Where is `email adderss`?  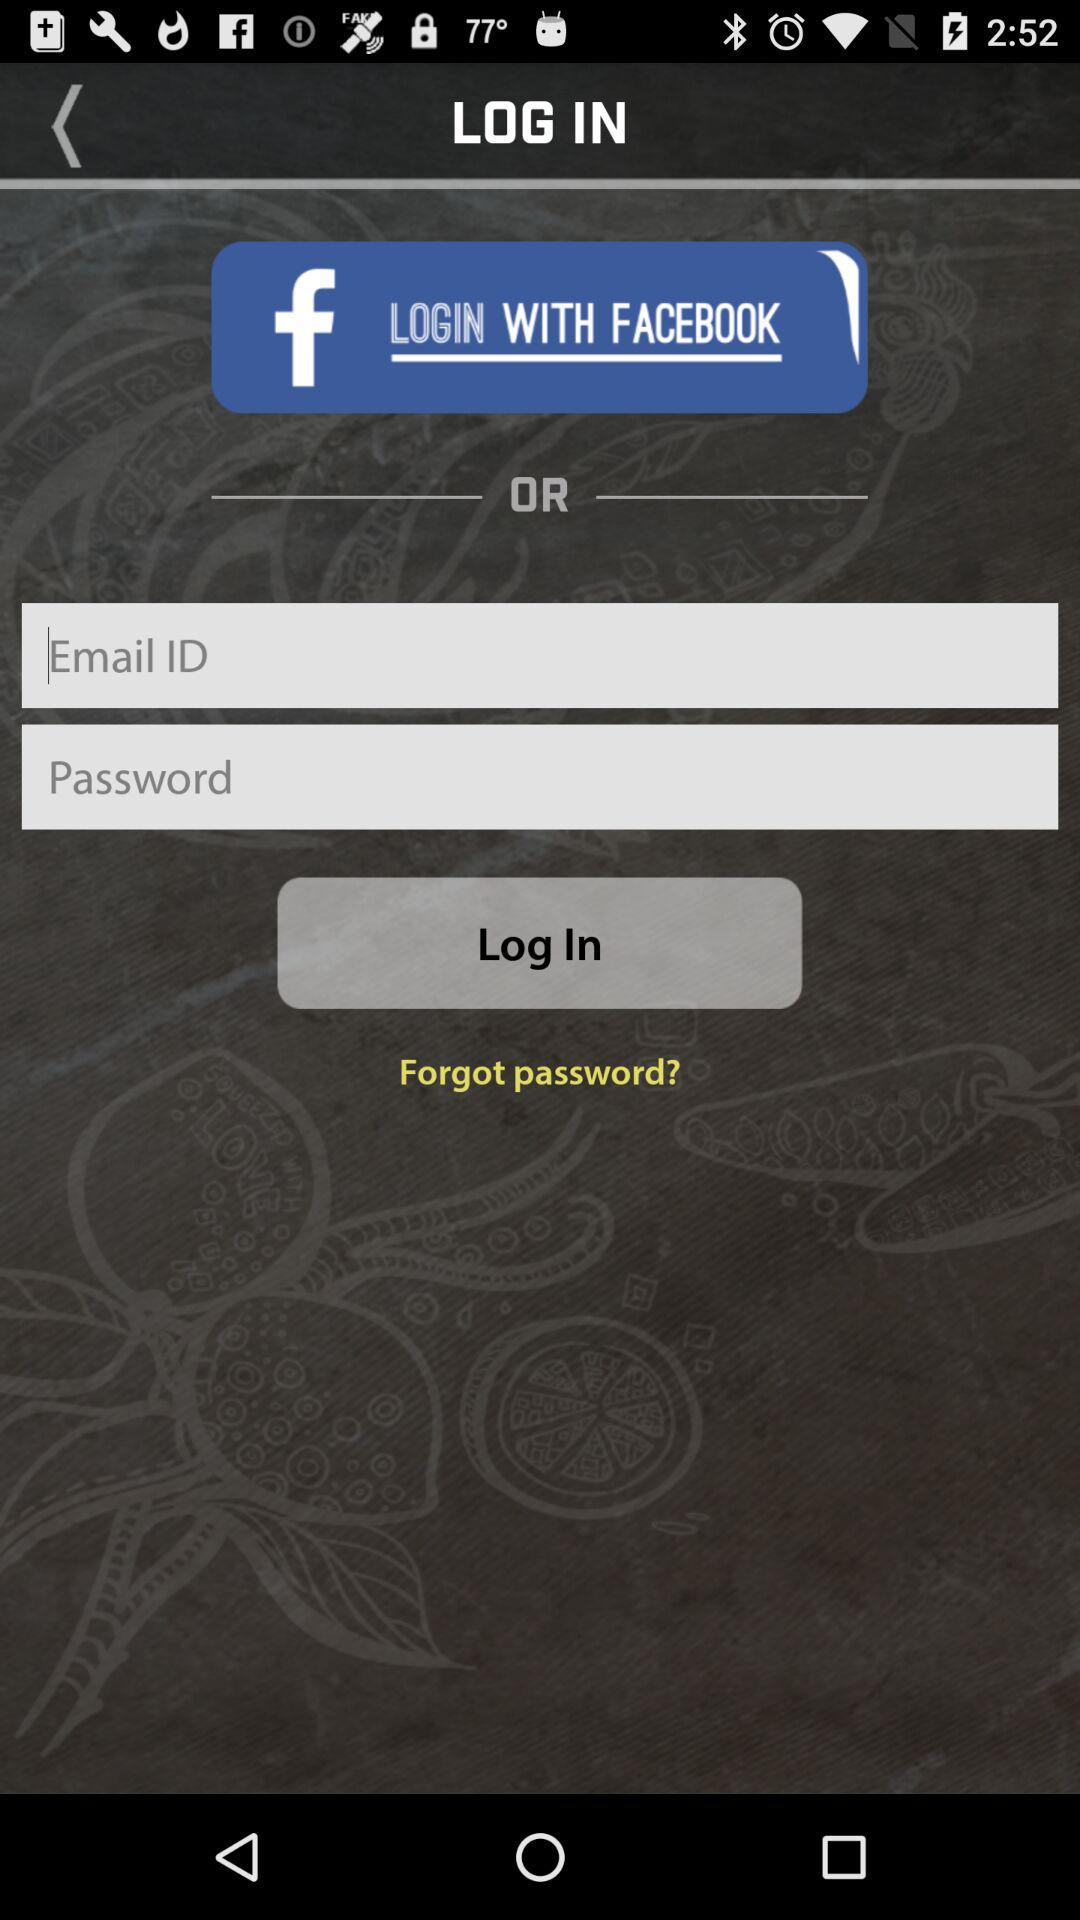 email adderss is located at coordinates (540, 655).